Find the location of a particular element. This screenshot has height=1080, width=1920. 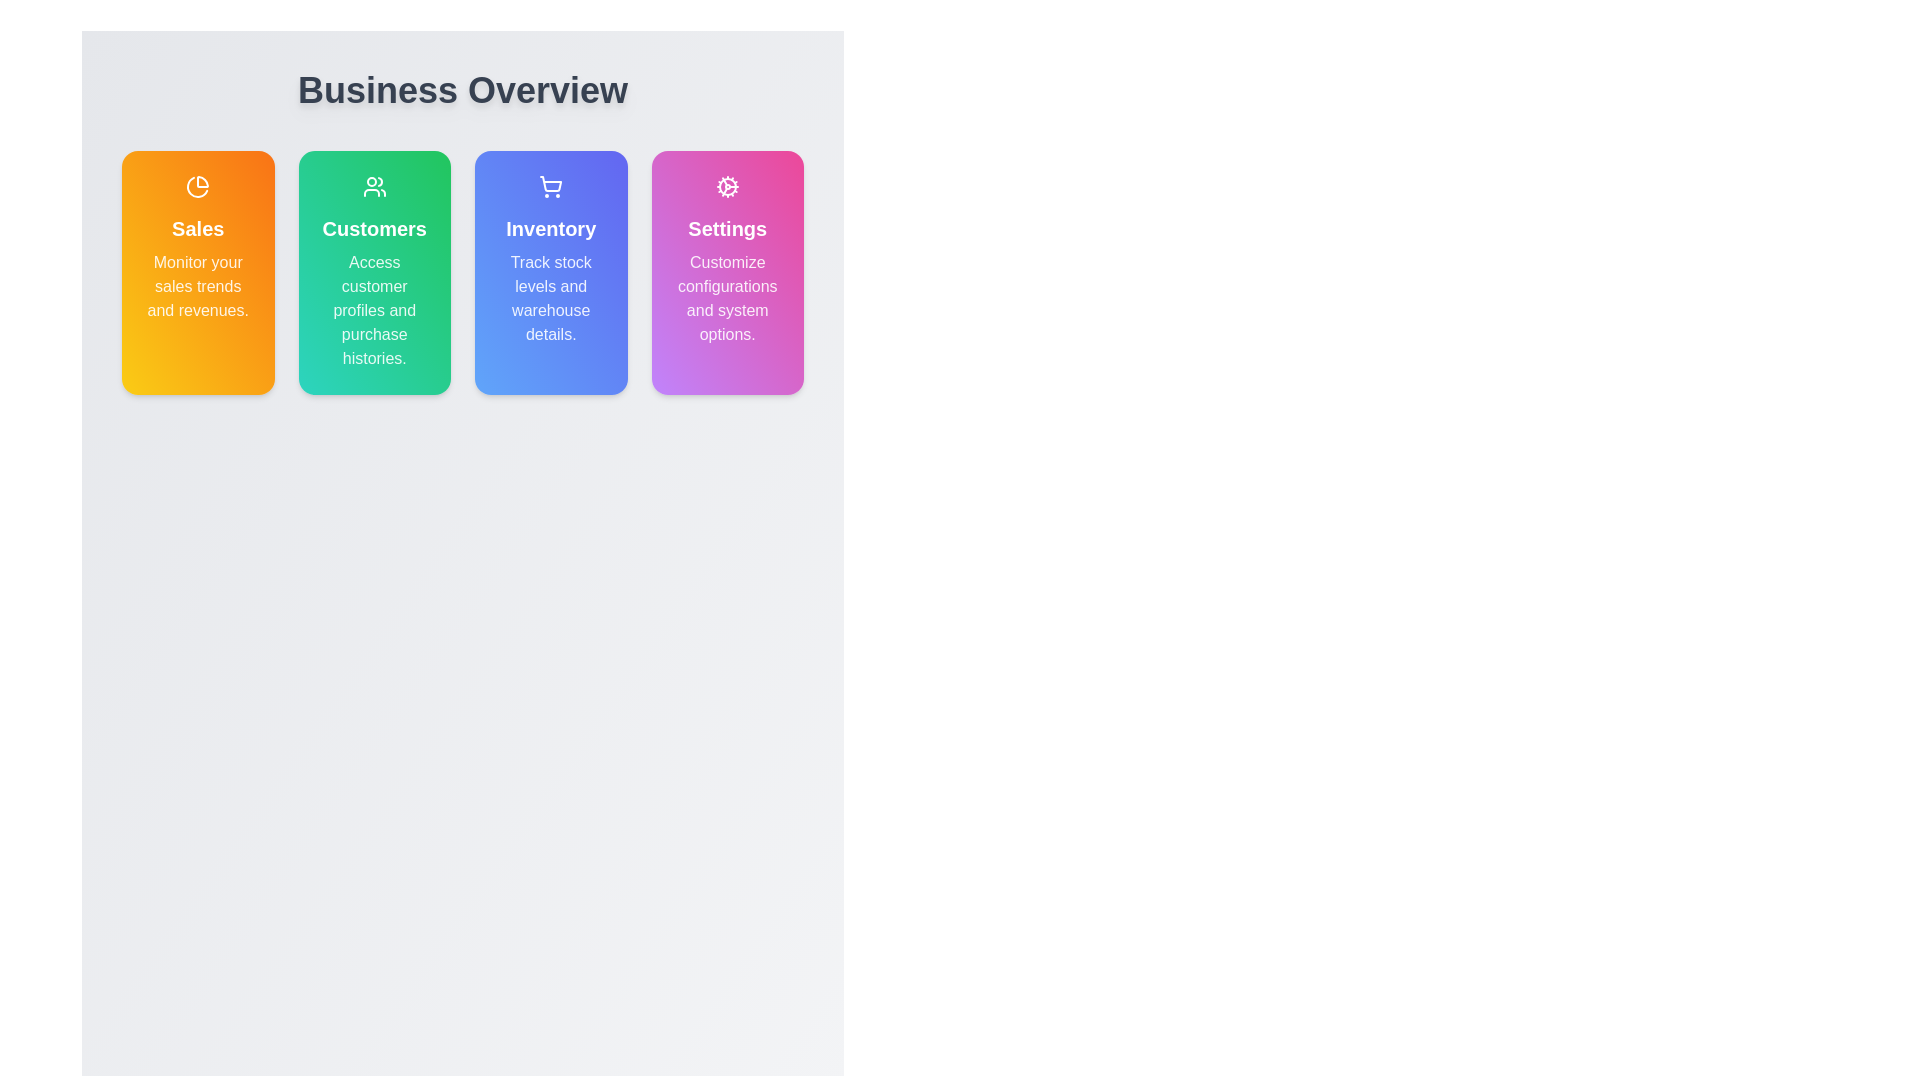

the inventory icon located at the top center of the blue card labeled 'Inventory', positioned directly above the bold text 'Inventory' and its description is located at coordinates (551, 186).